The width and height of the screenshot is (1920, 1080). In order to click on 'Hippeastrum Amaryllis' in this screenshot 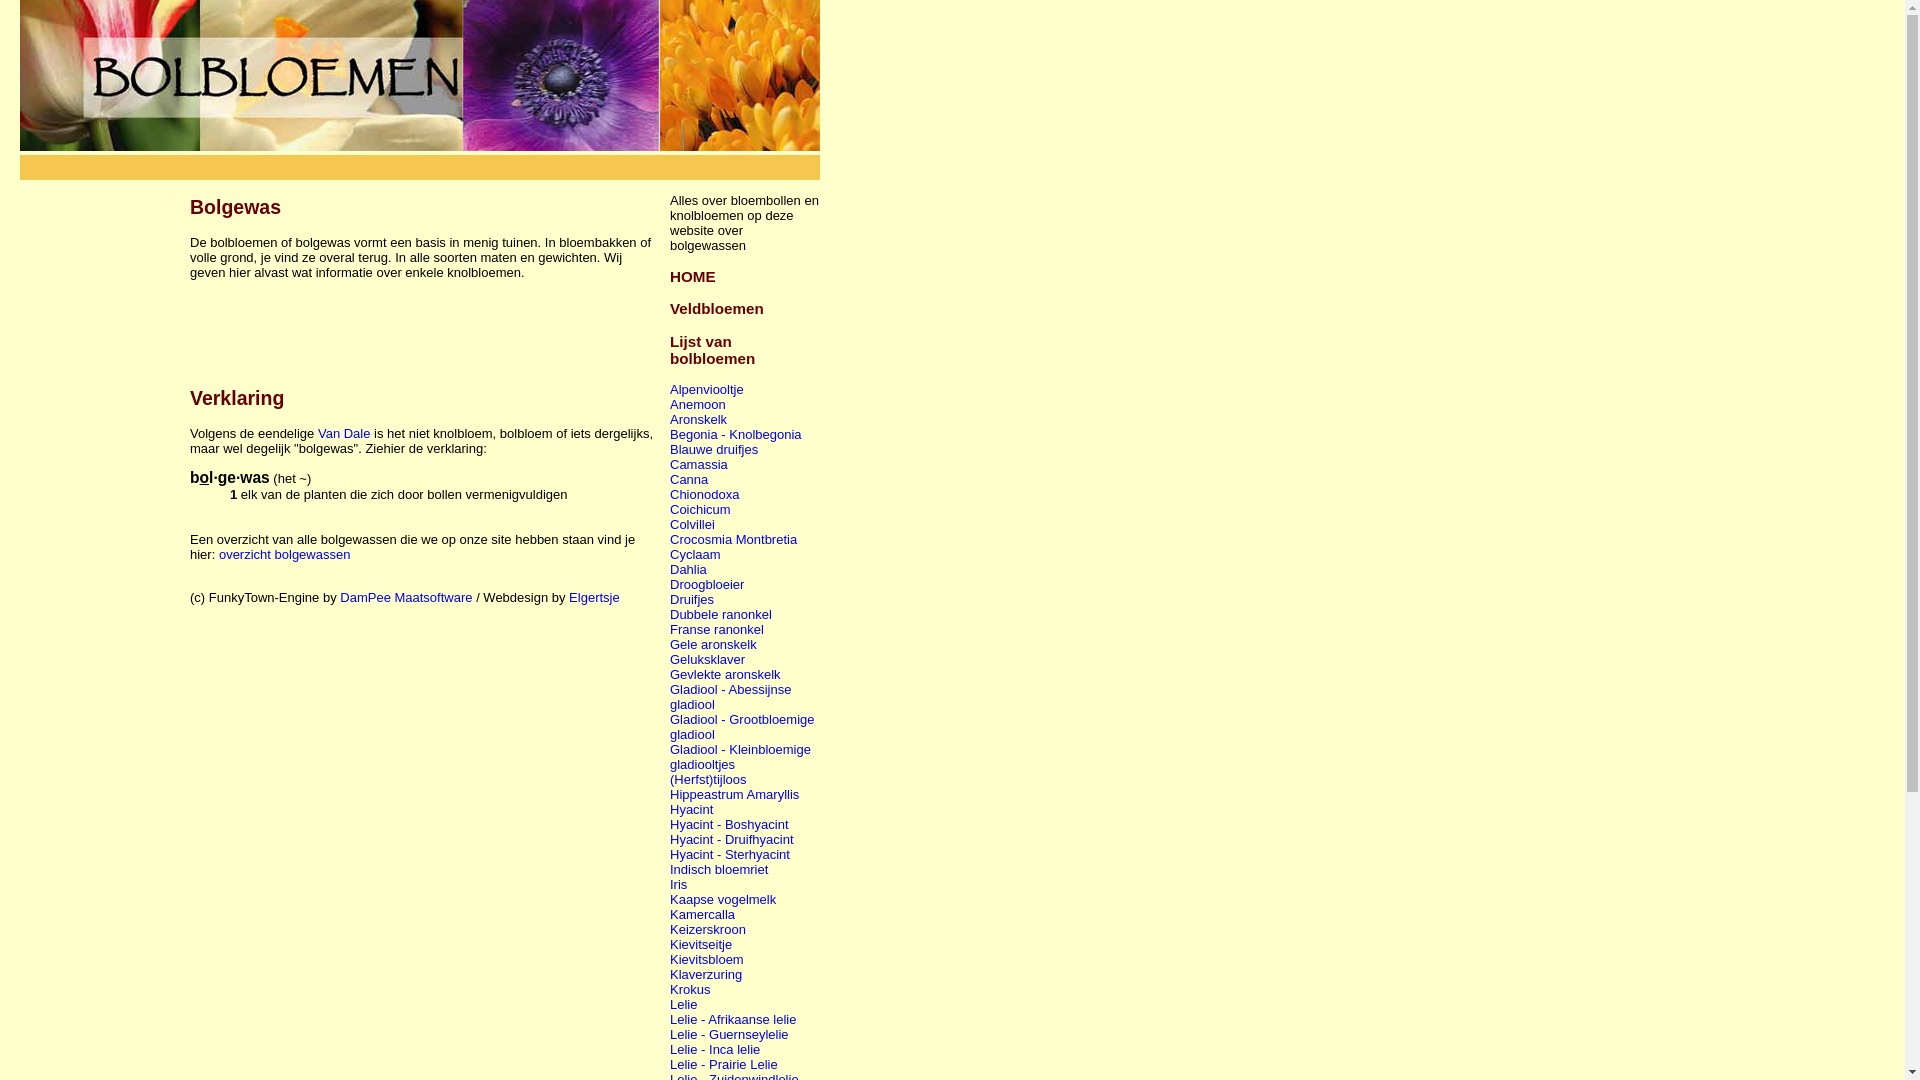, I will do `click(733, 793)`.